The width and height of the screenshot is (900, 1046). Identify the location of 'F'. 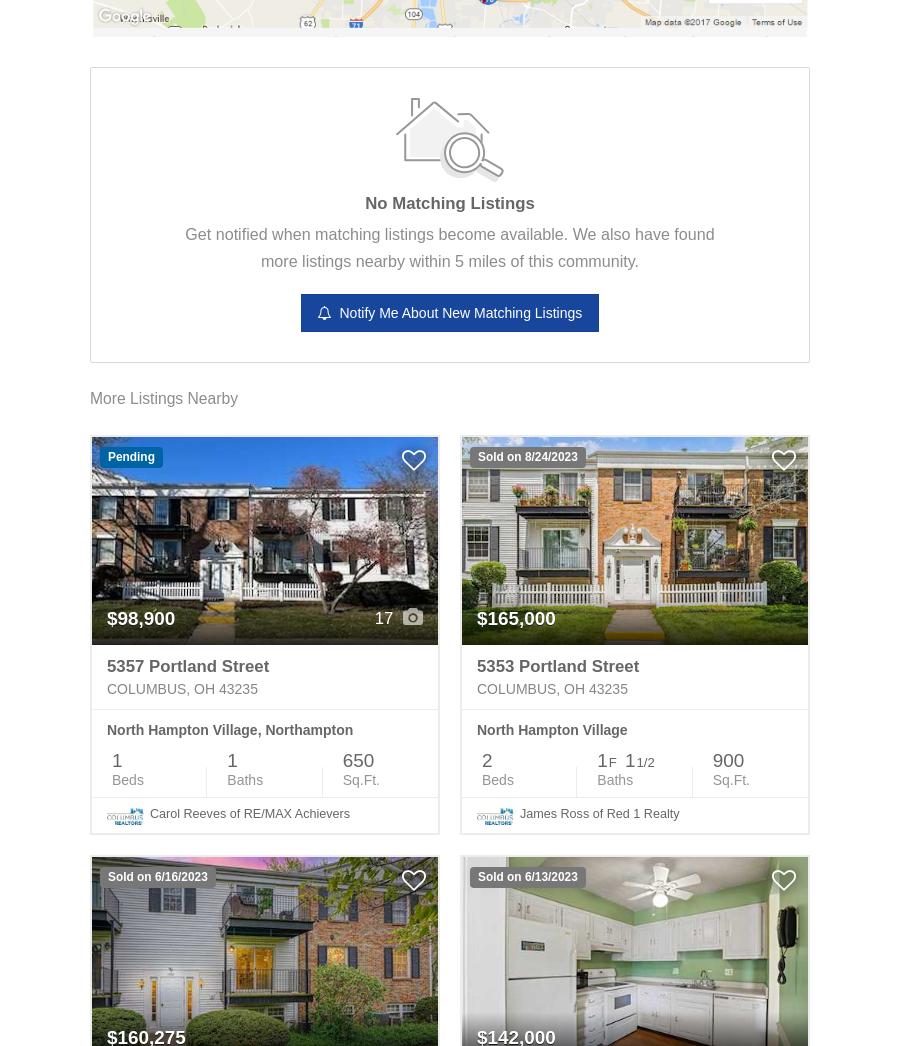
(608, 761).